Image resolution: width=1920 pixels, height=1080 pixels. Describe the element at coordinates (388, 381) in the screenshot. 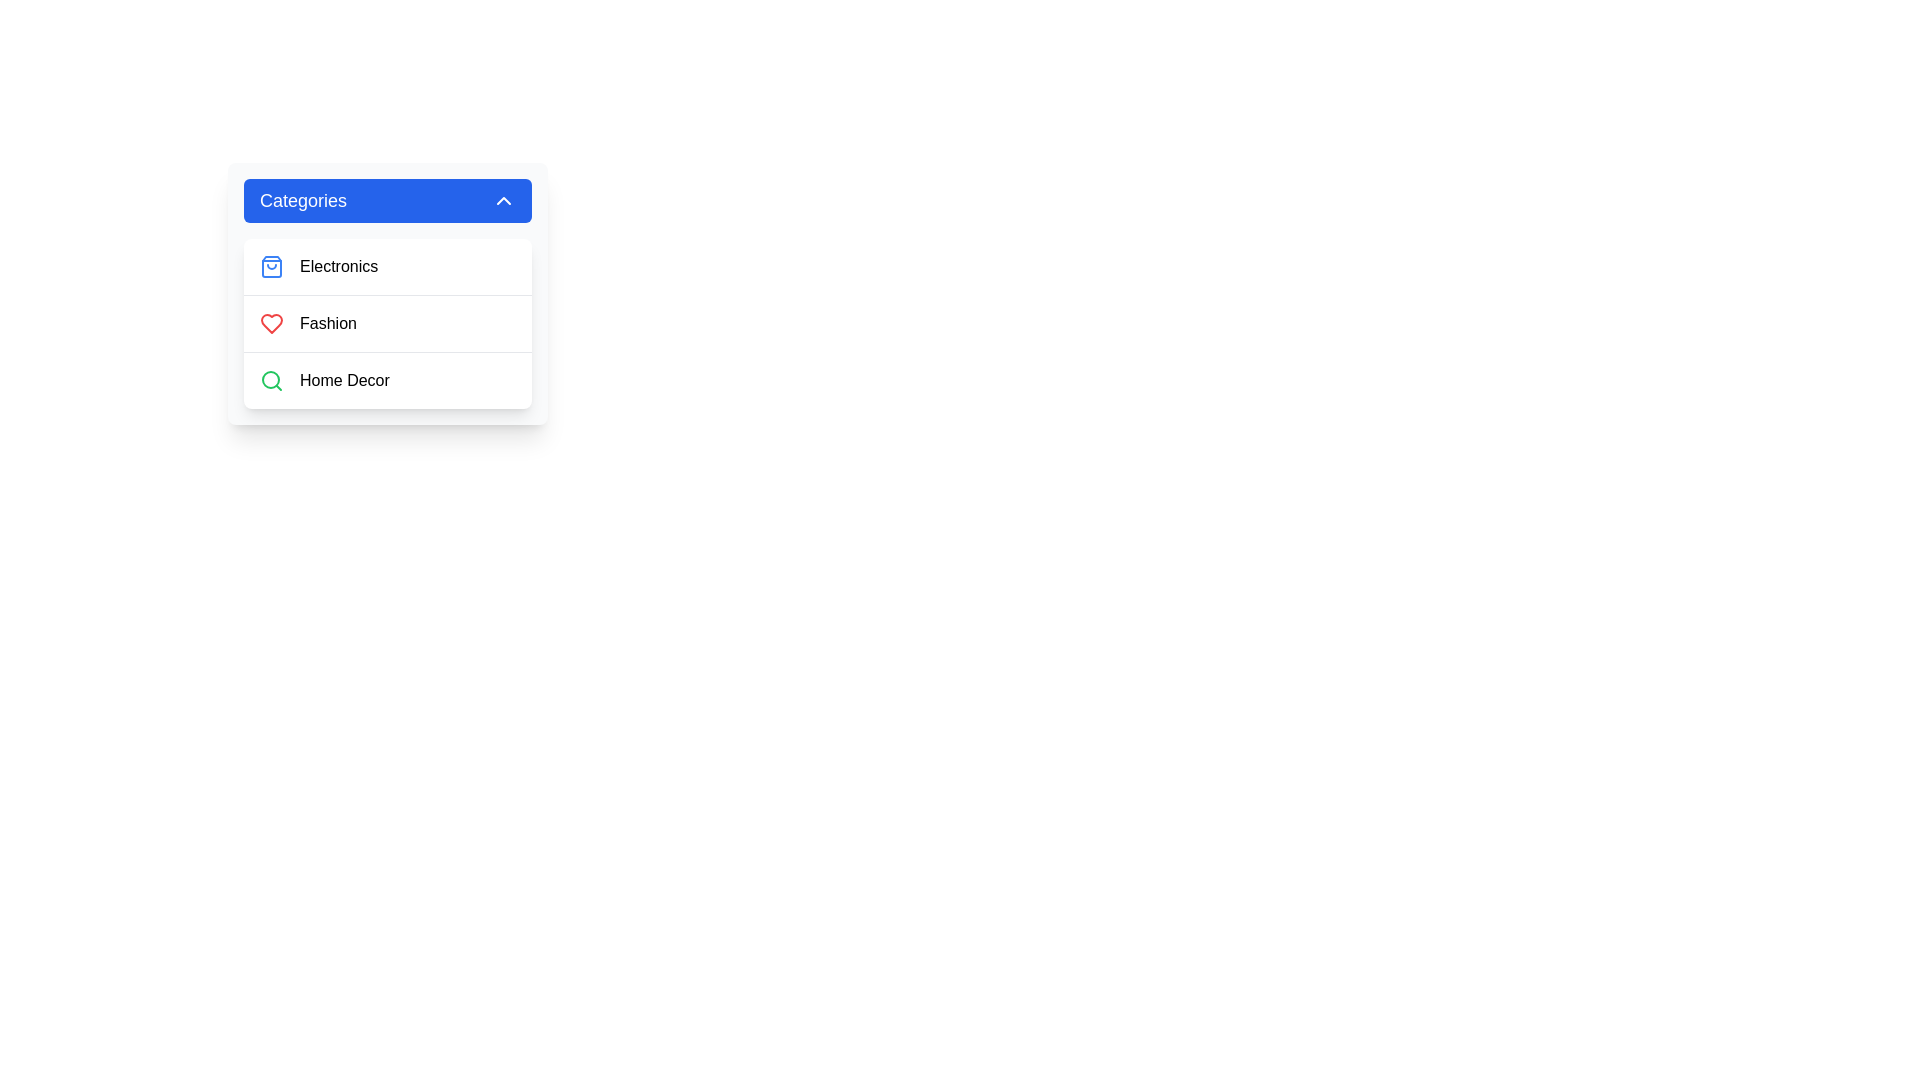

I see `the 'Home Decor' list item in the dropdown menu` at that location.